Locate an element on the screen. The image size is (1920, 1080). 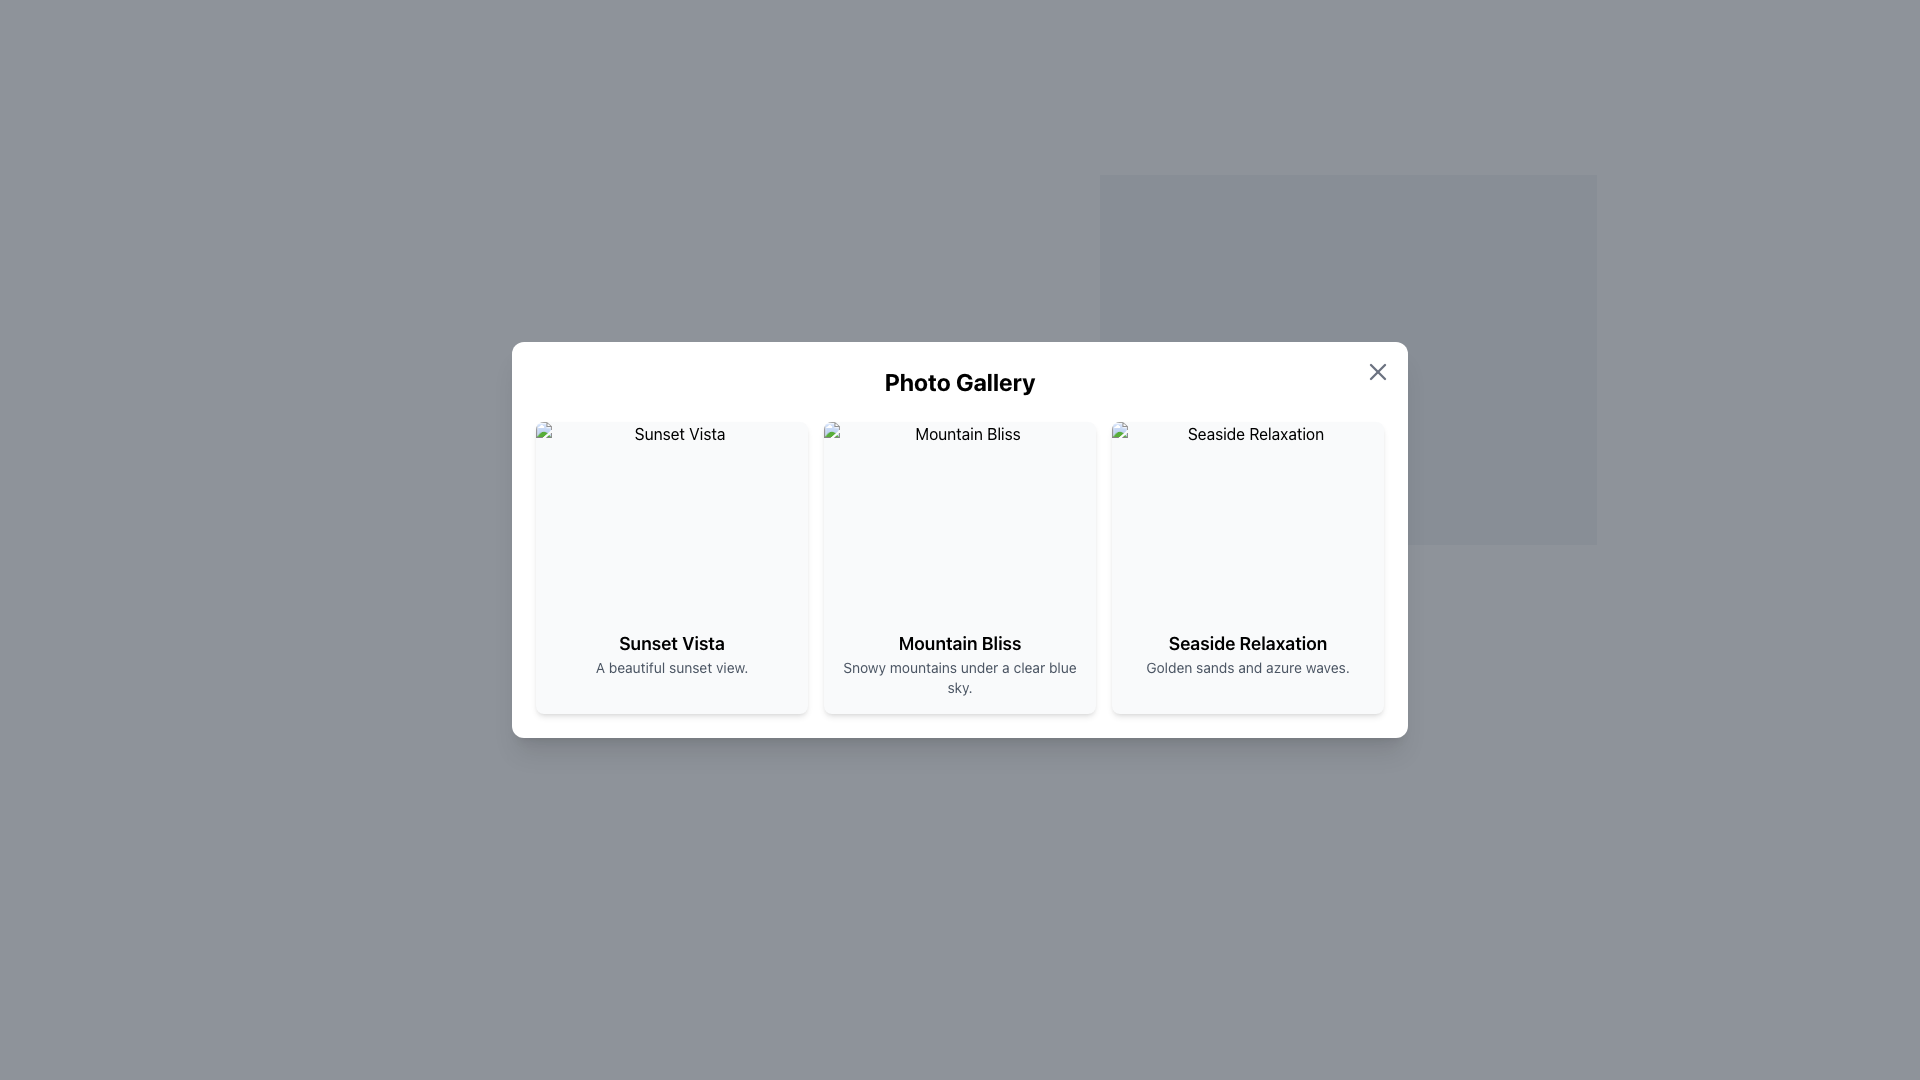
to interact with the visual card showcasing an image, located centrally between 'Sunset Vista' and 'Seaside Relaxation' in the photo gallery modal is located at coordinates (960, 540).